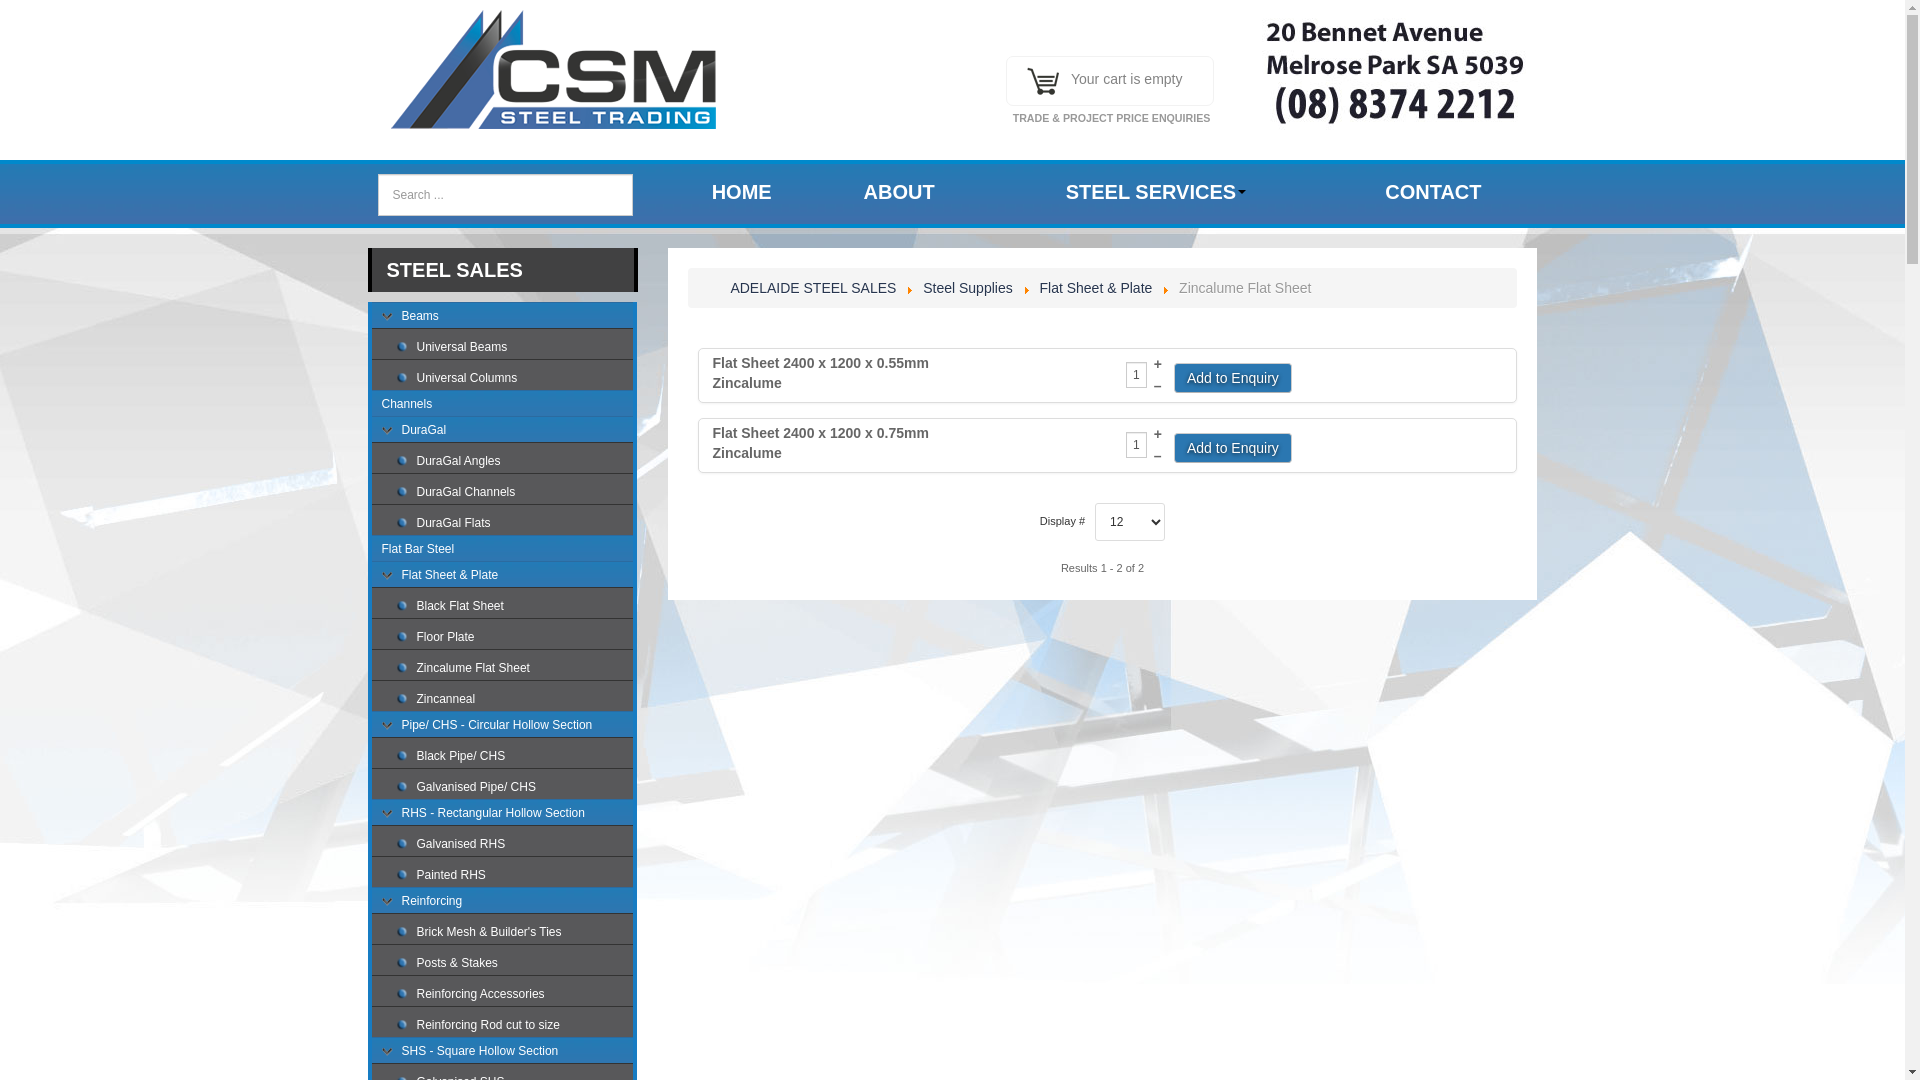 This screenshot has height=1080, width=1920. I want to click on 'Universal Columns', so click(514, 380).